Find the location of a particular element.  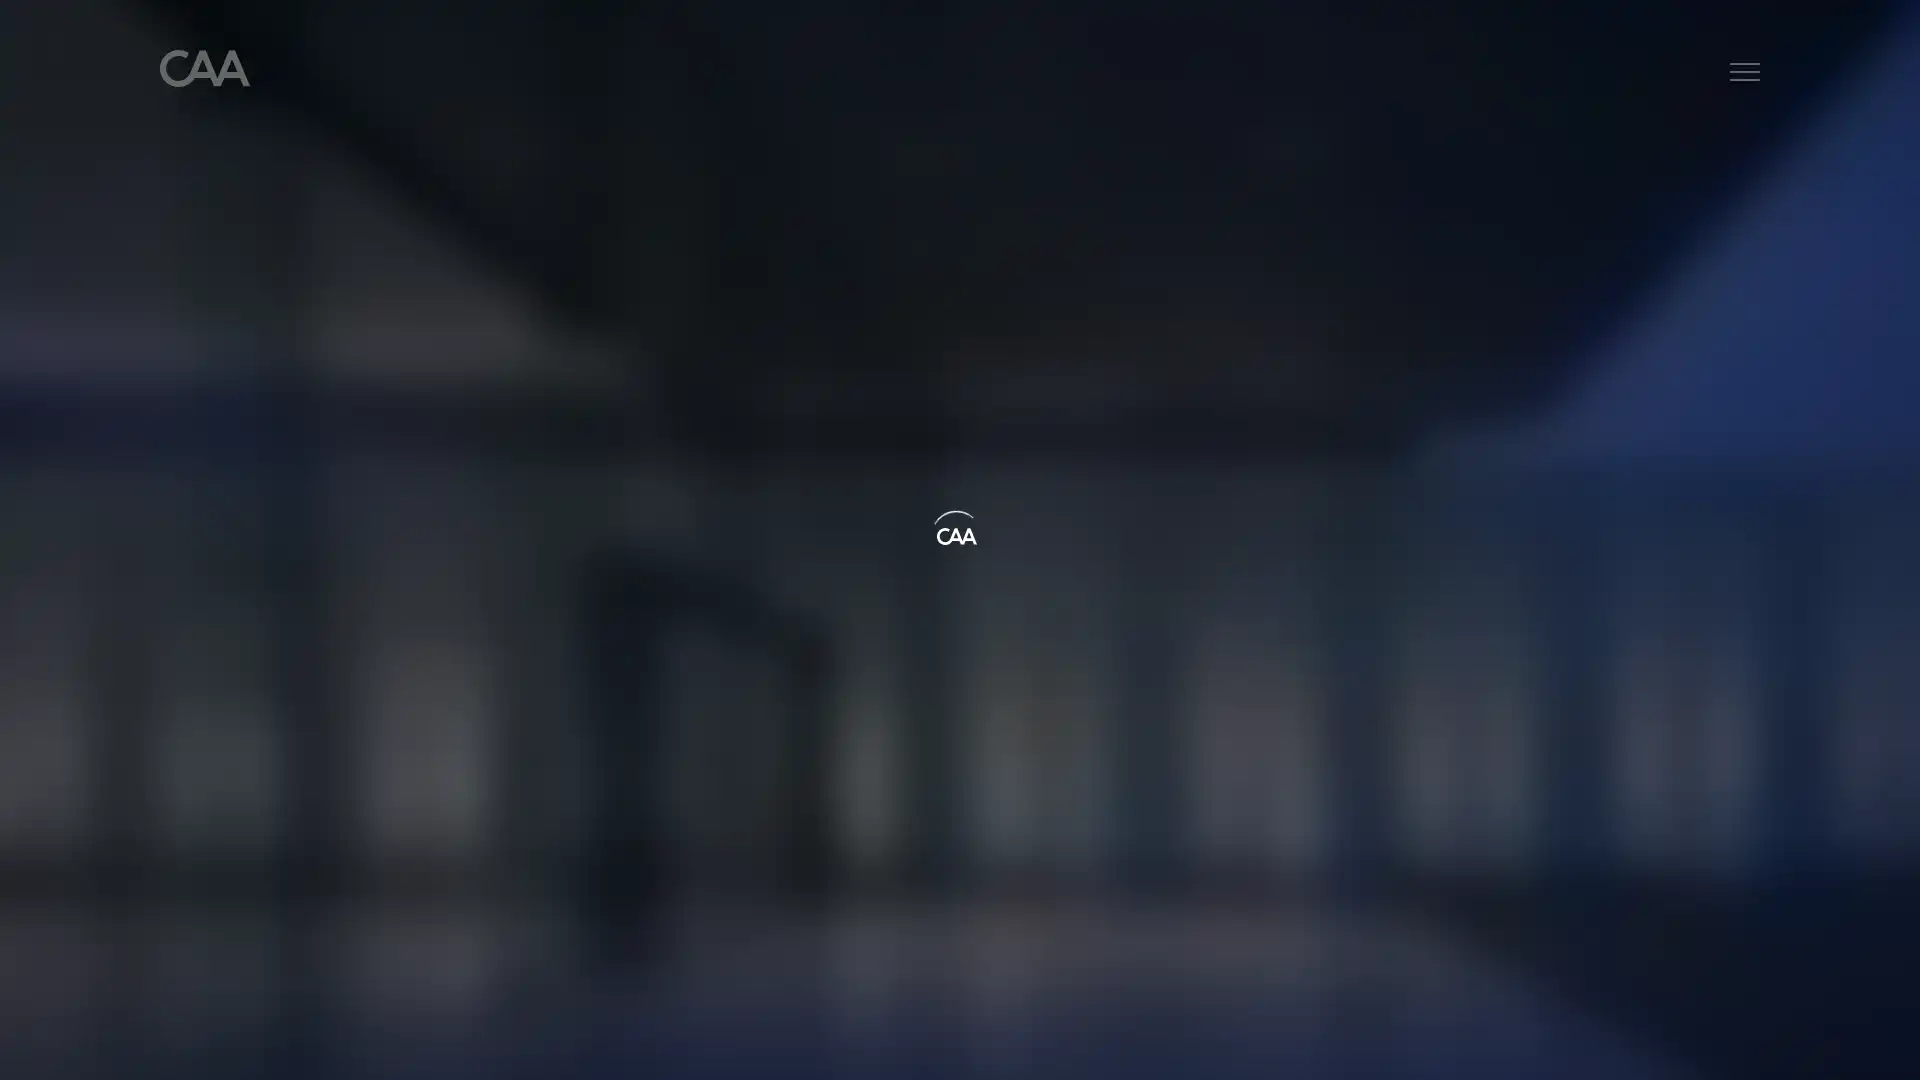

Close is located at coordinates (1886, 1044).